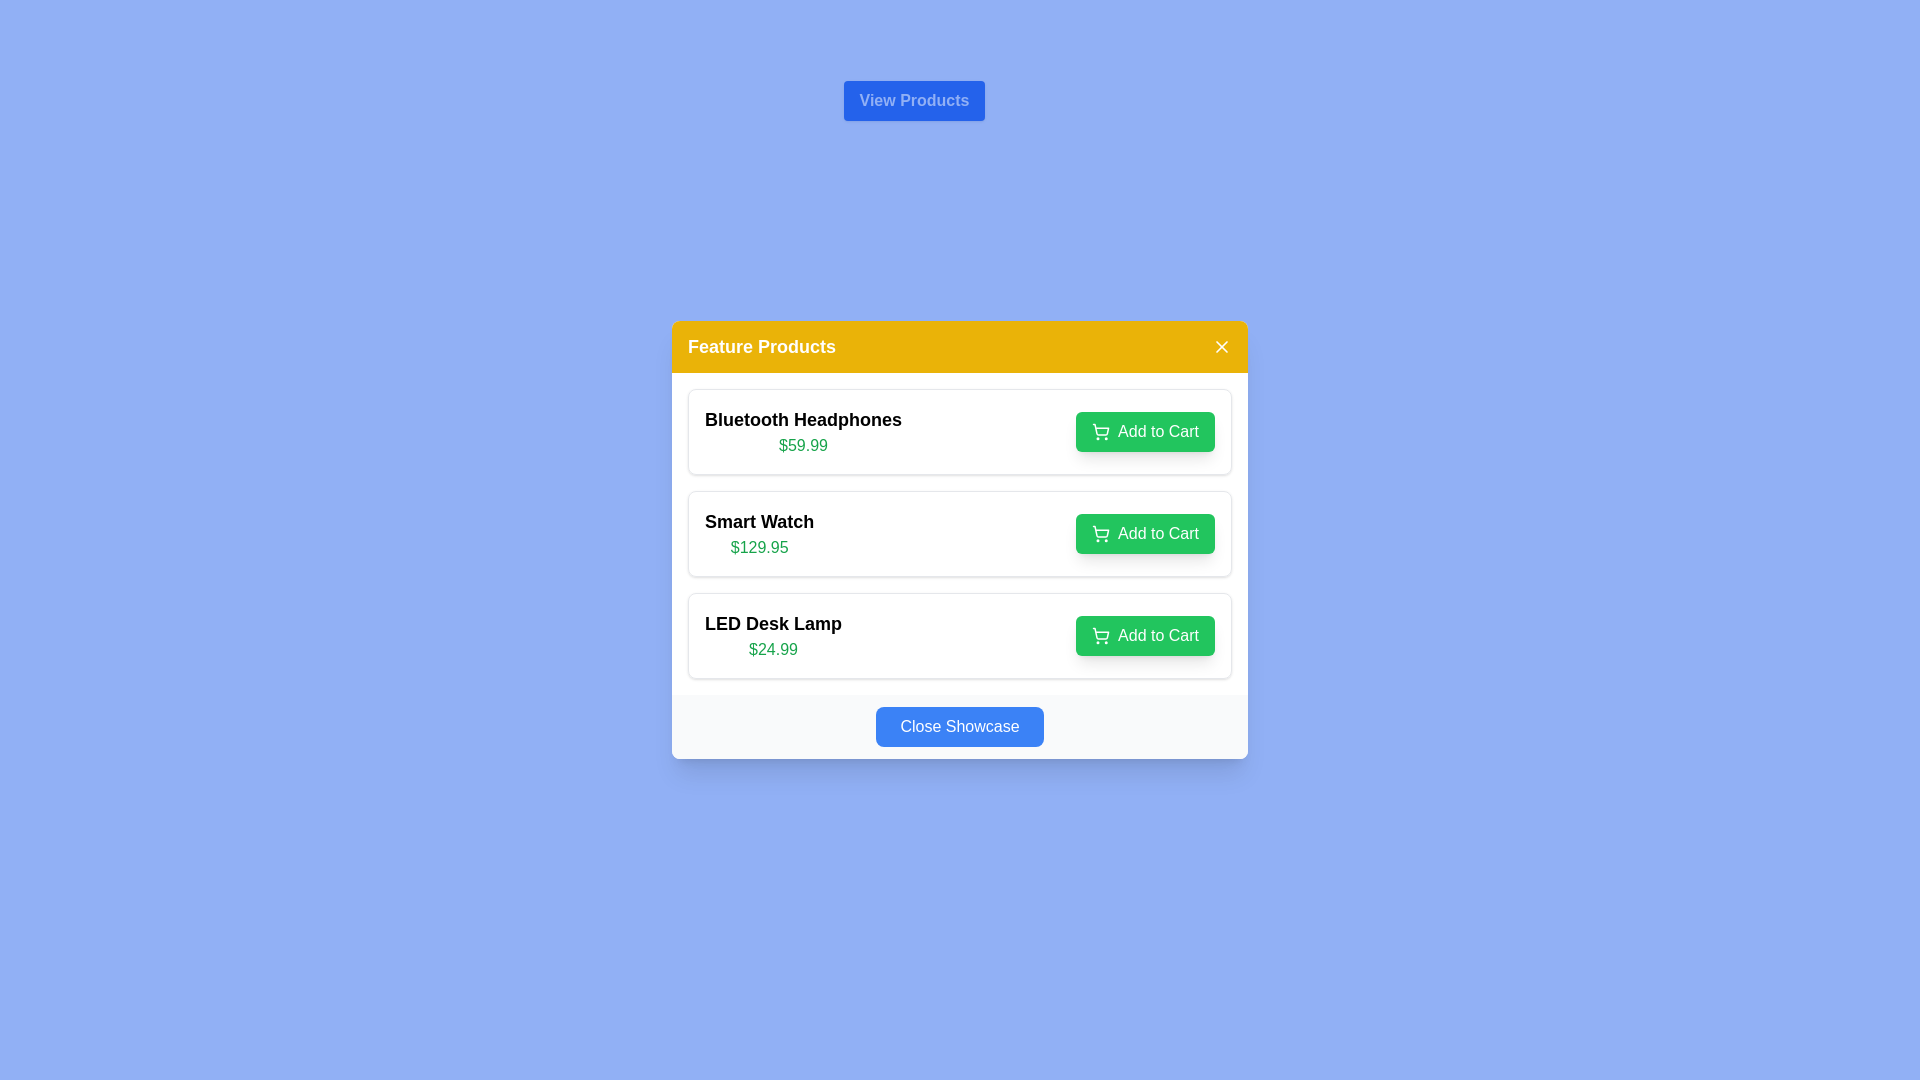 This screenshot has height=1080, width=1920. Describe the element at coordinates (803, 419) in the screenshot. I see `the text label displaying 'Bluetooth Headphones' which is styled in bold and larger font, positioned in the 'Feature Products' section above the '$59.99' price text` at that location.